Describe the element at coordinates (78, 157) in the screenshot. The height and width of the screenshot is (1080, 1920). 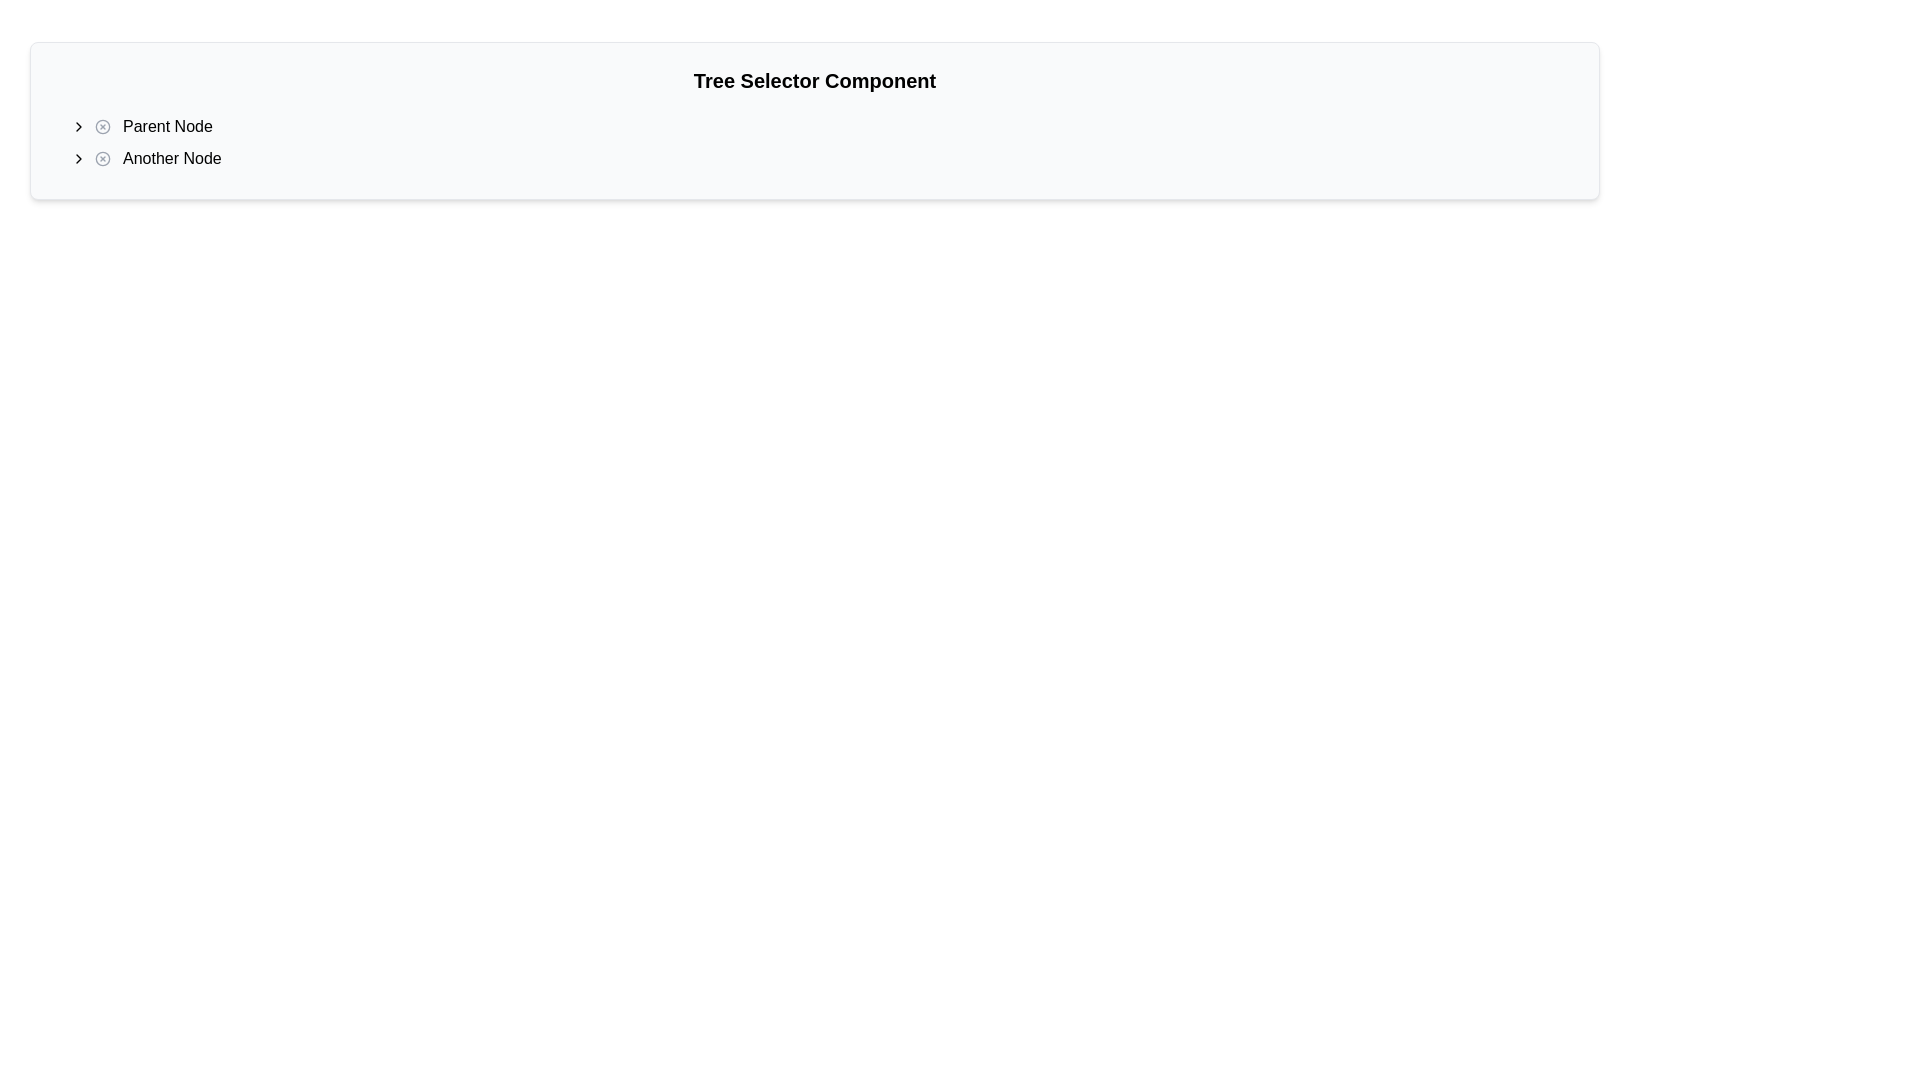
I see `the right-pointing chevron icon, which is an expandable tree node indicator located to the left of the 'Another Node' label in the second row of the hierarchical tree structure` at that location.